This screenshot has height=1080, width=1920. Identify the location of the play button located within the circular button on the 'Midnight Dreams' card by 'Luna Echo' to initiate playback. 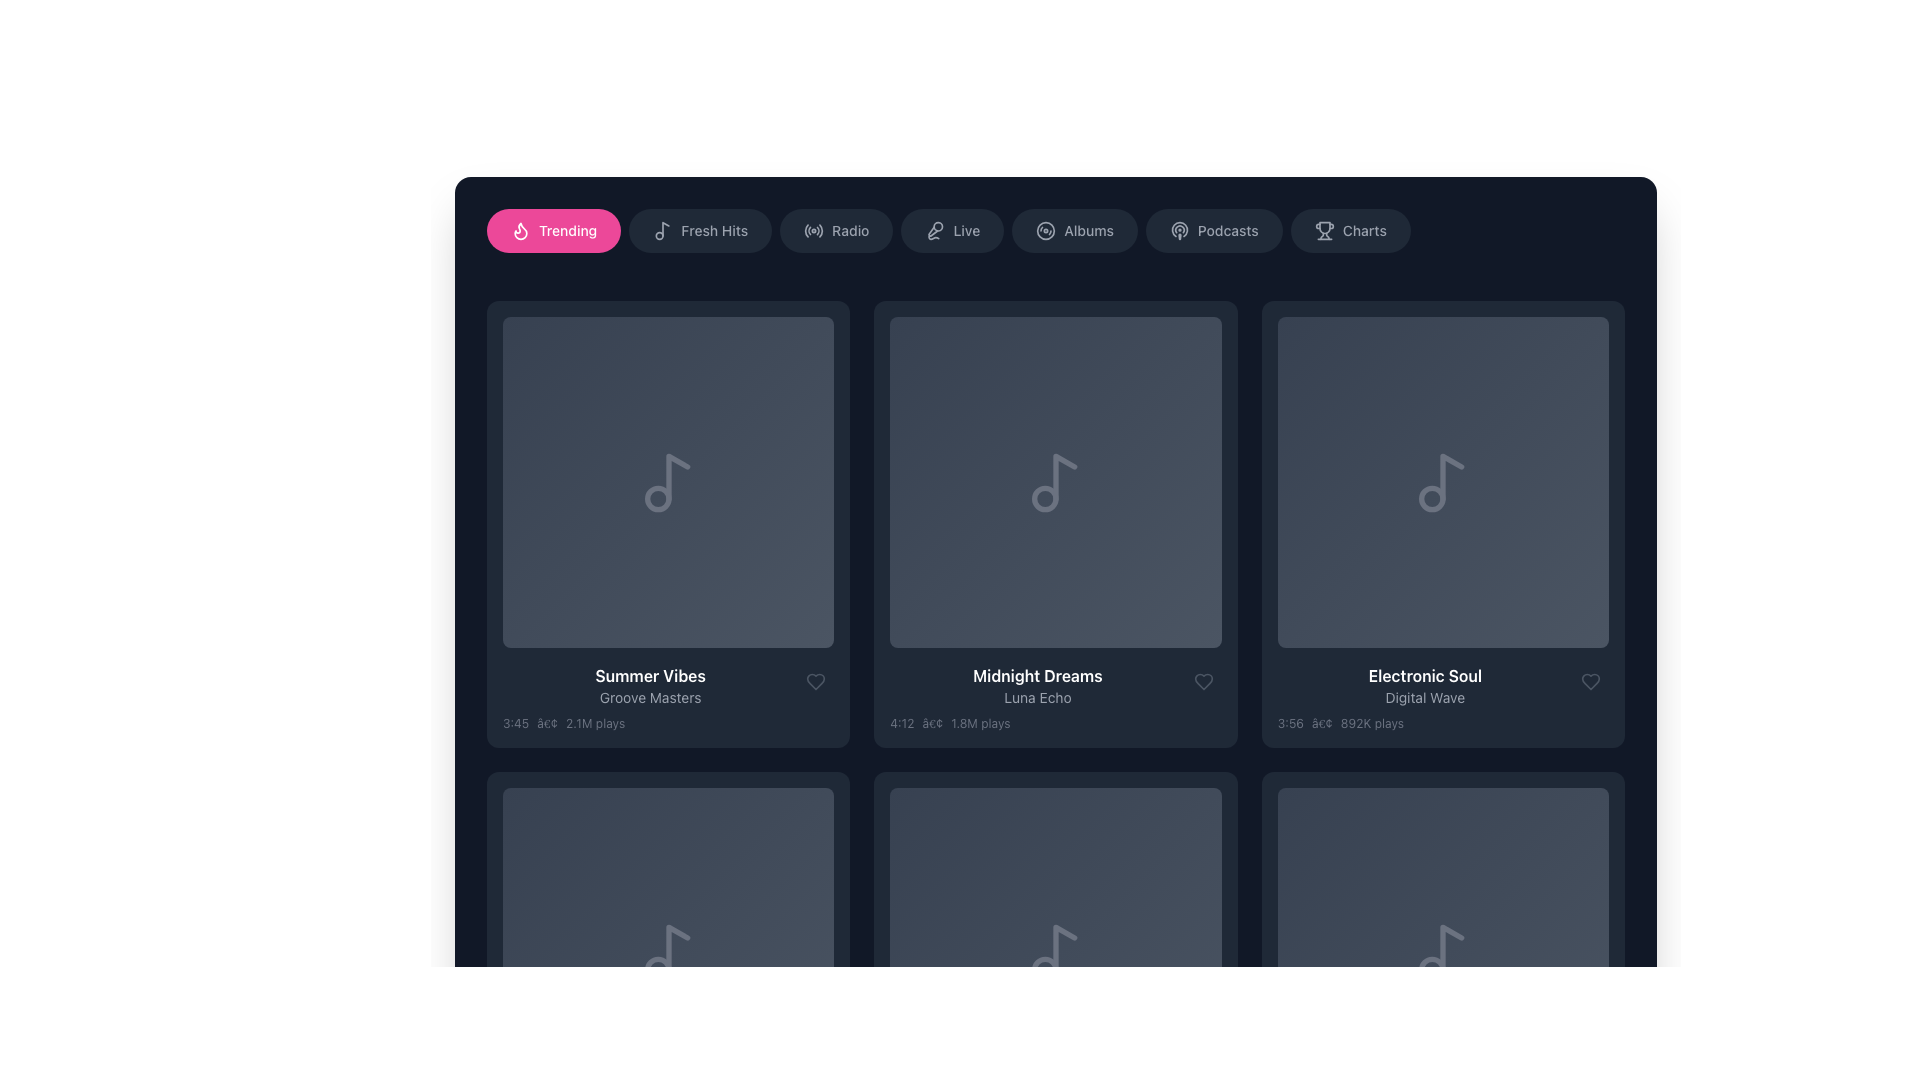
(1056, 523).